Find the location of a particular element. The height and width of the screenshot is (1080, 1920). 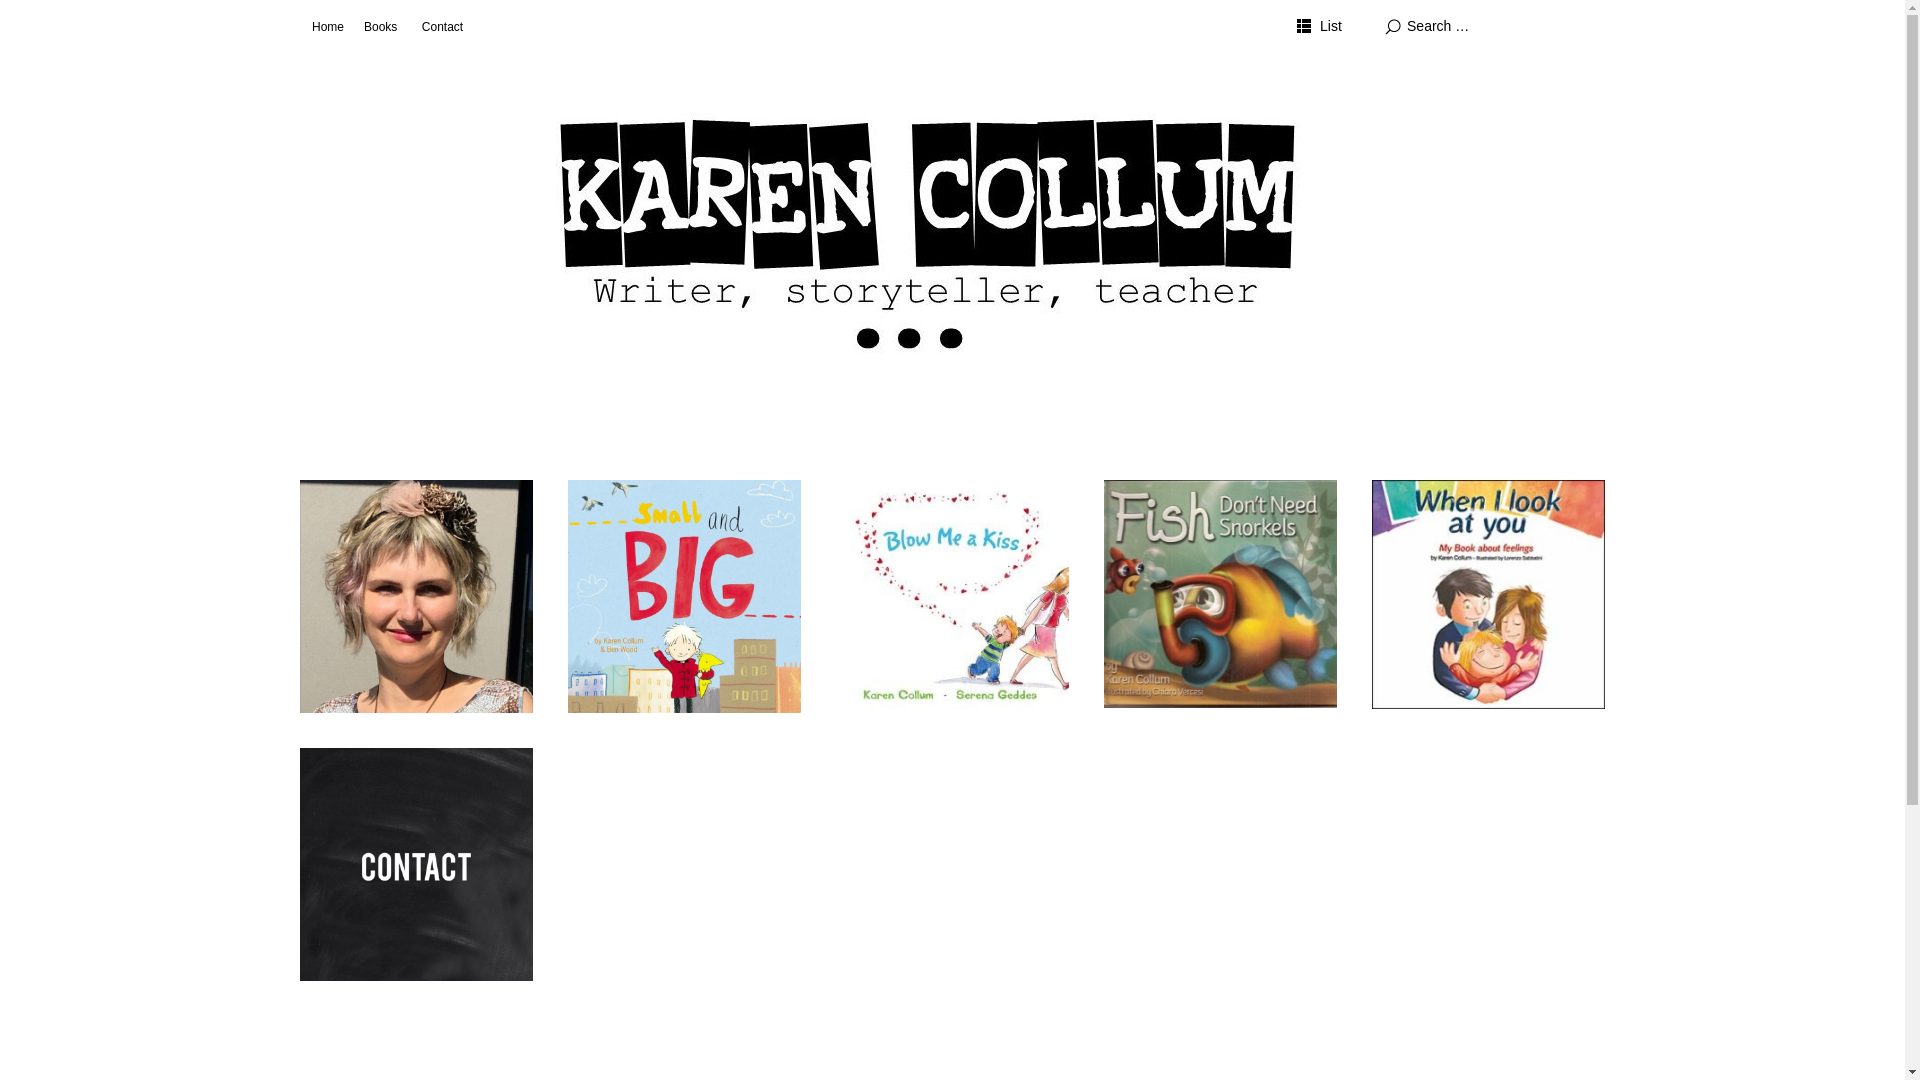

'Permalink to When I Look at You' is located at coordinates (1488, 593).